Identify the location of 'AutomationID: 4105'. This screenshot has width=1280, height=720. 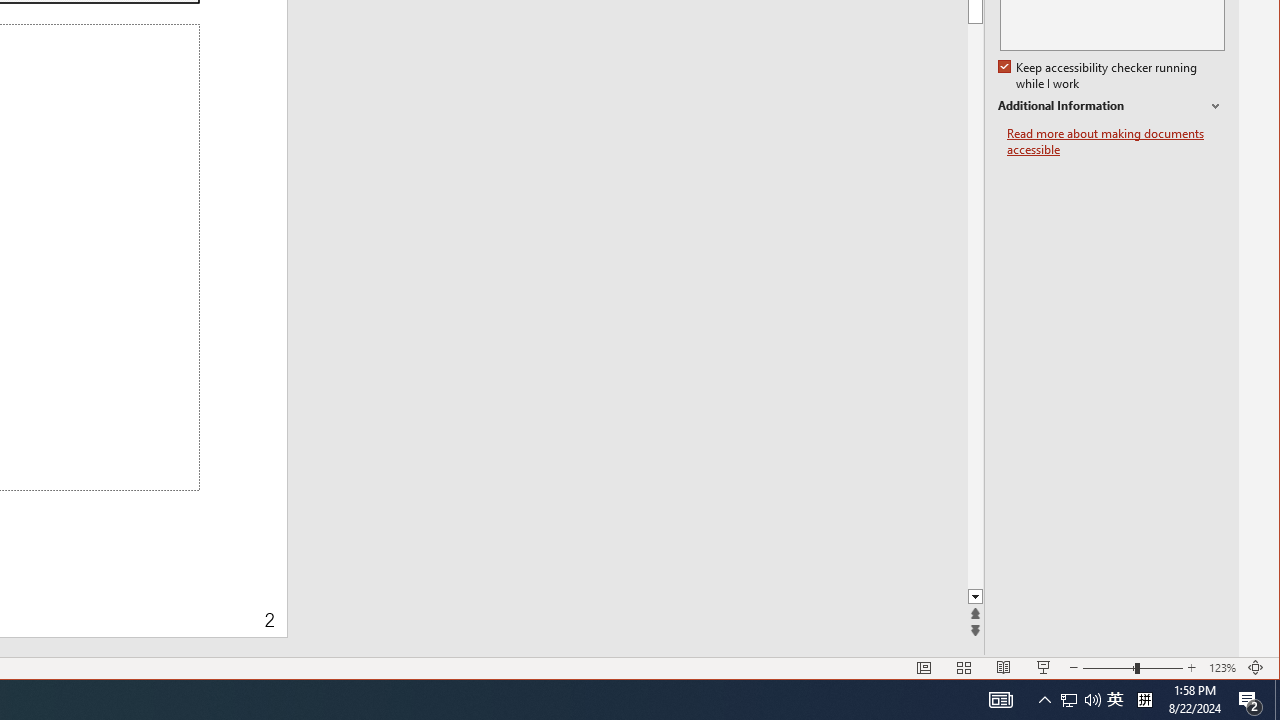
(1000, 698).